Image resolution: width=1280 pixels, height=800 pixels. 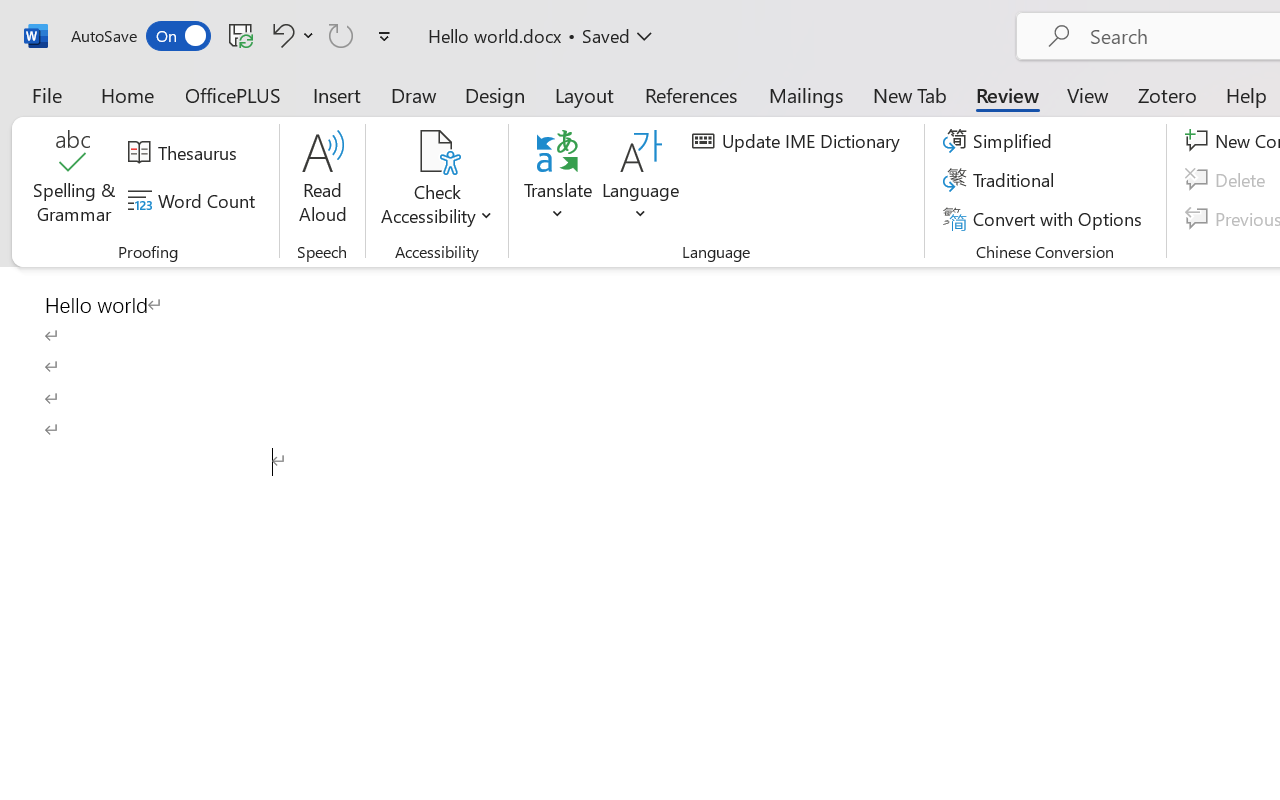 What do you see at coordinates (909, 94) in the screenshot?
I see `'New Tab'` at bounding box center [909, 94].